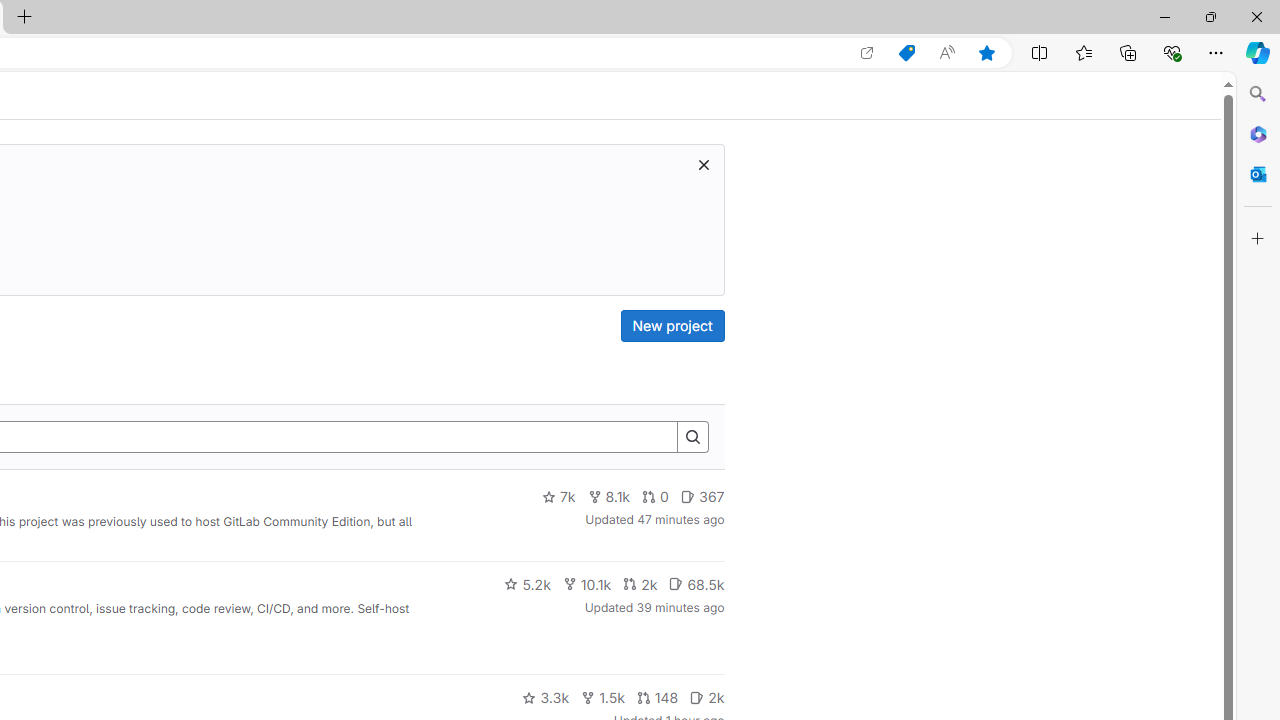  What do you see at coordinates (697, 696) in the screenshot?
I see `'Class: s14 gl-mr-2'` at bounding box center [697, 696].